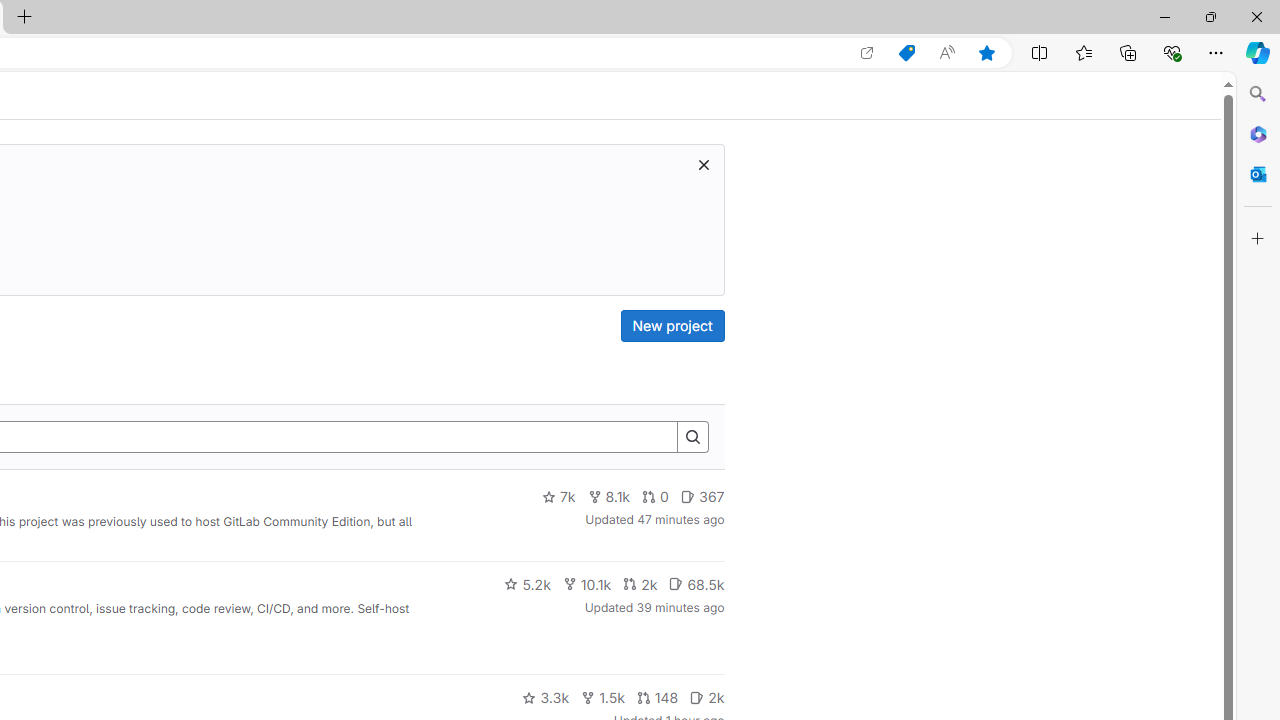  What do you see at coordinates (697, 696) in the screenshot?
I see `'Class: s14 gl-mr-2'` at bounding box center [697, 696].